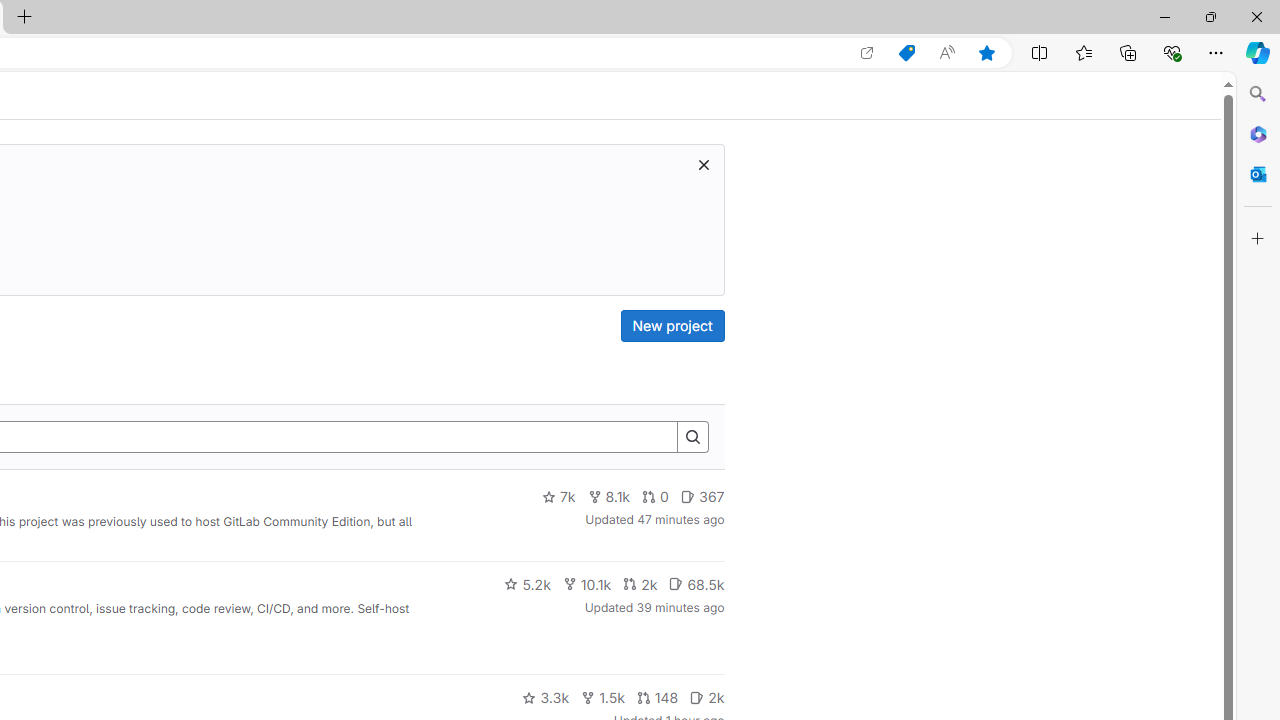  What do you see at coordinates (697, 696) in the screenshot?
I see `'Class: s14 gl-mr-2'` at bounding box center [697, 696].